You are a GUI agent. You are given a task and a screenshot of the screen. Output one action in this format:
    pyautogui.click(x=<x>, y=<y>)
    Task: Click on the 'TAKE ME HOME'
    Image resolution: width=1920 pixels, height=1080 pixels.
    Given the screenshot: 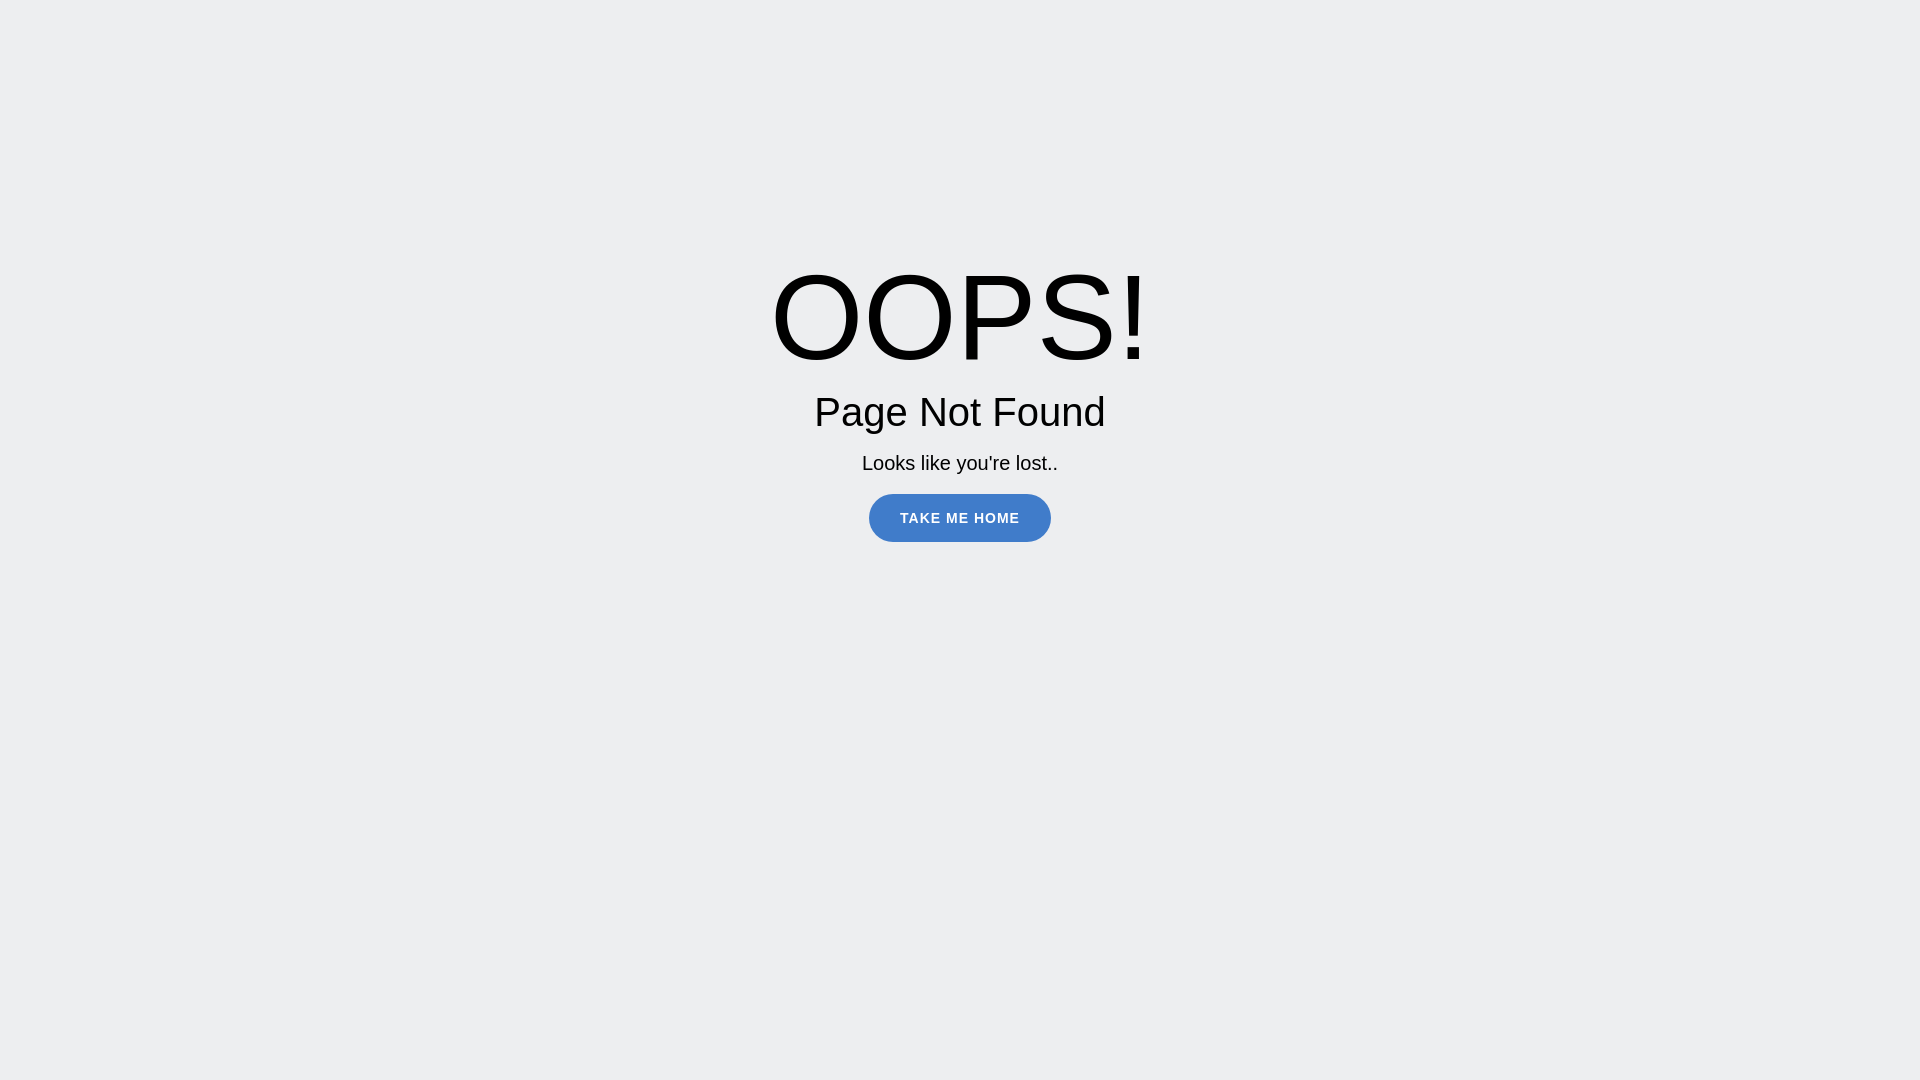 What is the action you would take?
    pyautogui.click(x=960, y=516)
    